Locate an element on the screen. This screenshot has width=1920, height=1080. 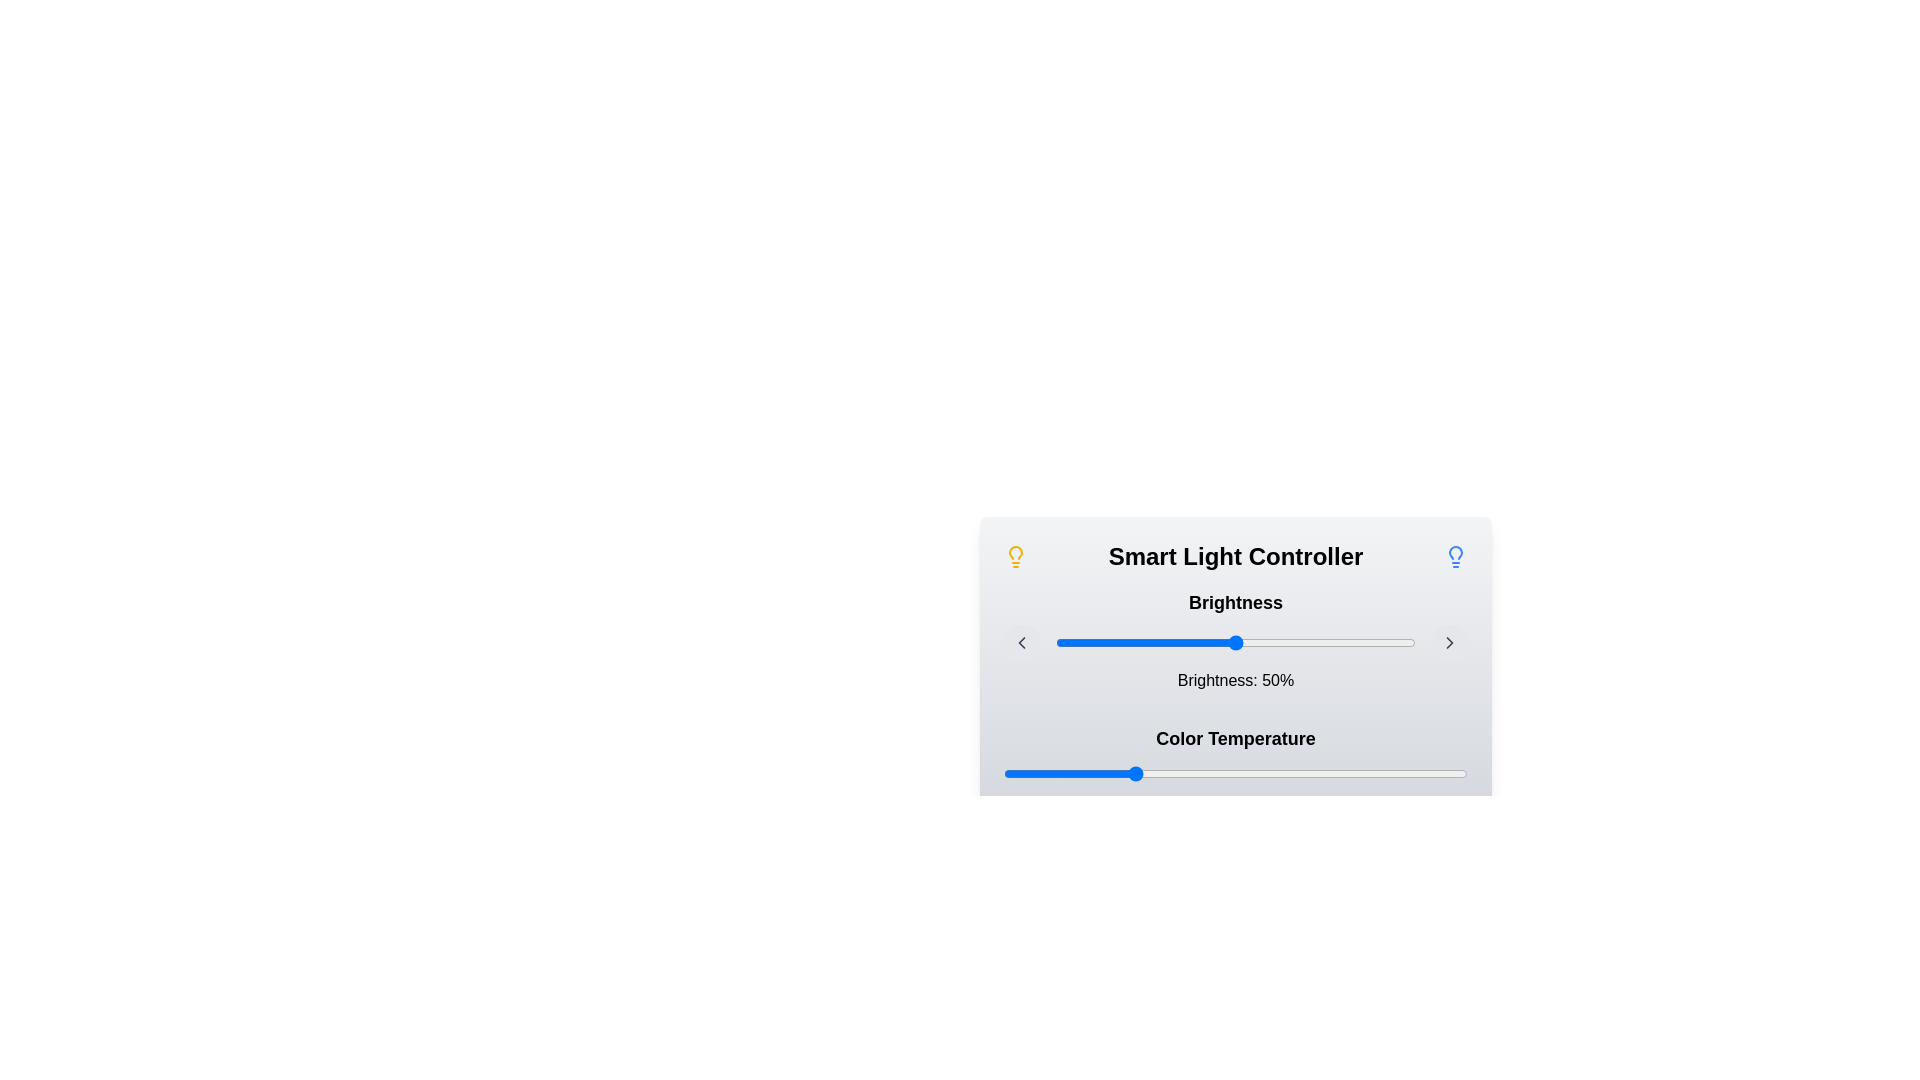
the color temperature is located at coordinates (1424, 773).